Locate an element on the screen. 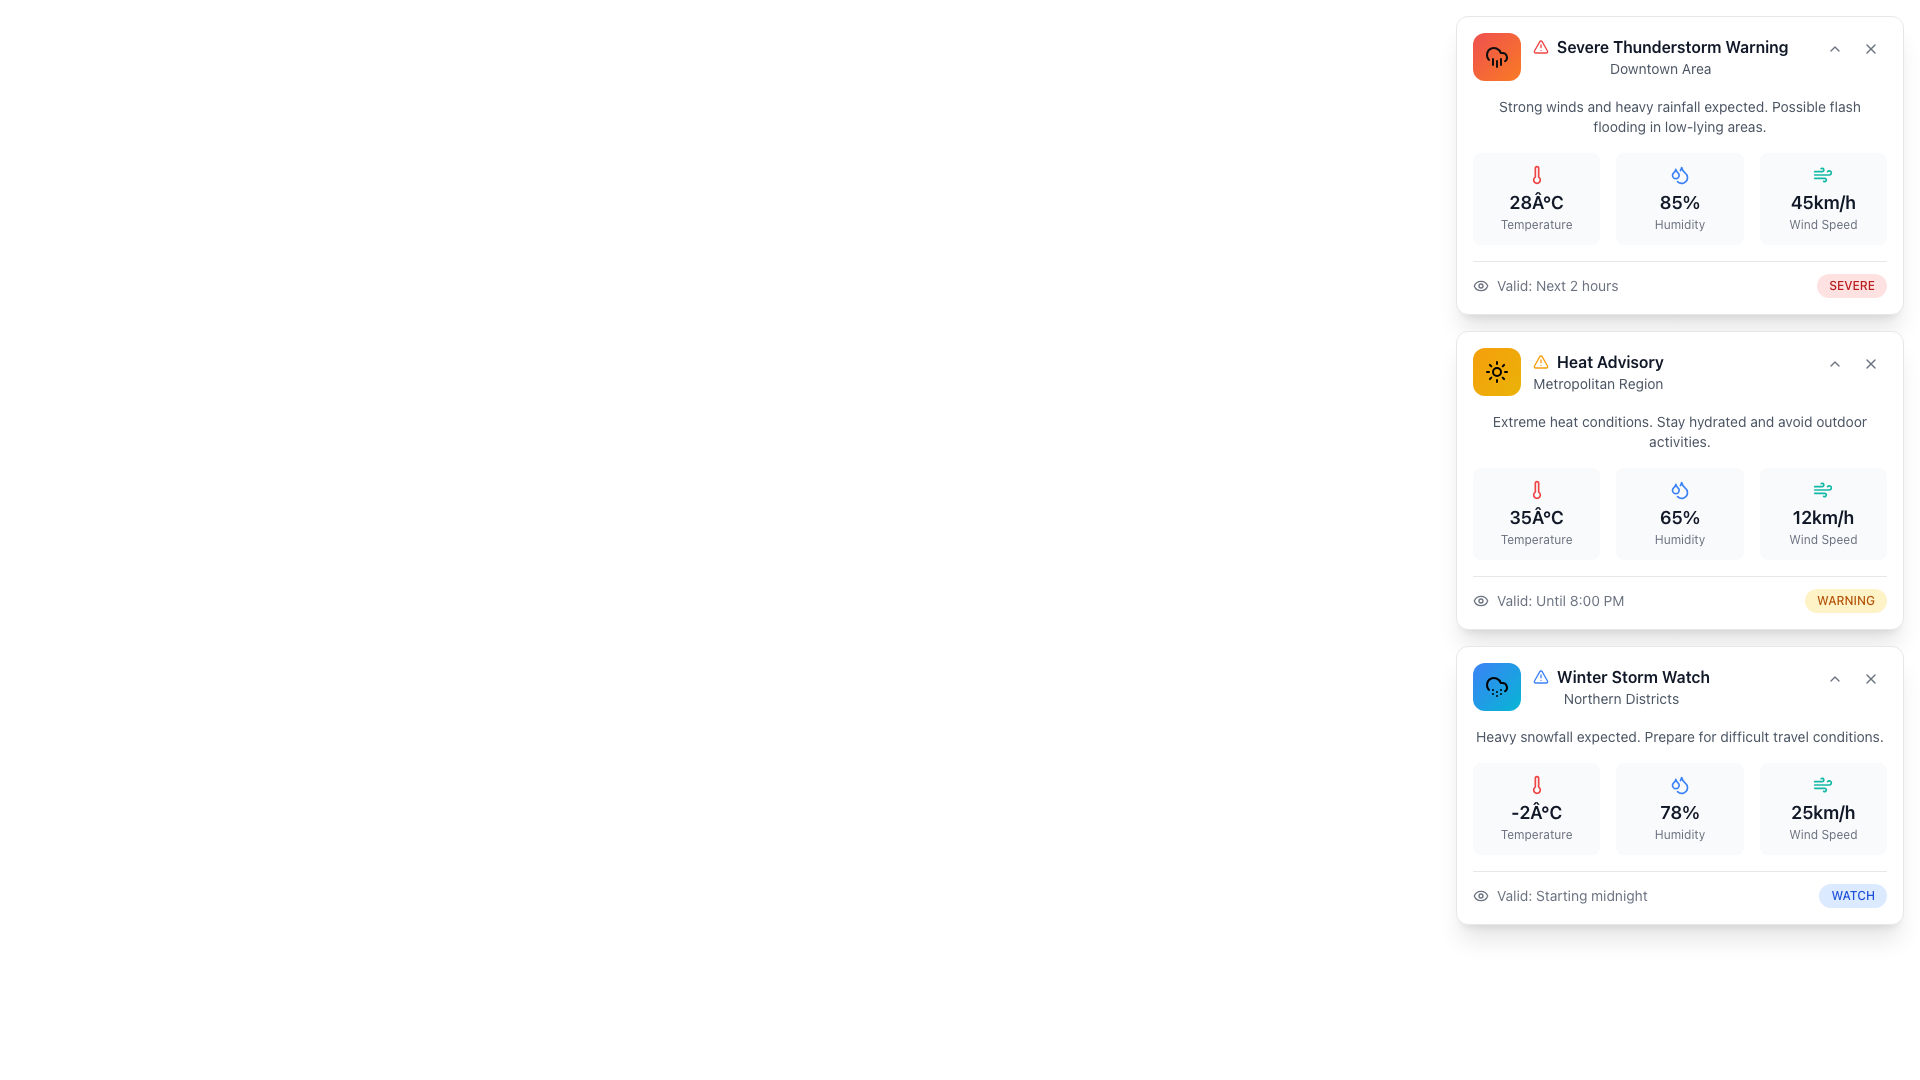 The image size is (1920, 1080). the text element that reads 'Valid: Starting midnight' located at the bottom of the 'Winter Storm Watch' card, next to an icon is located at coordinates (1571, 894).